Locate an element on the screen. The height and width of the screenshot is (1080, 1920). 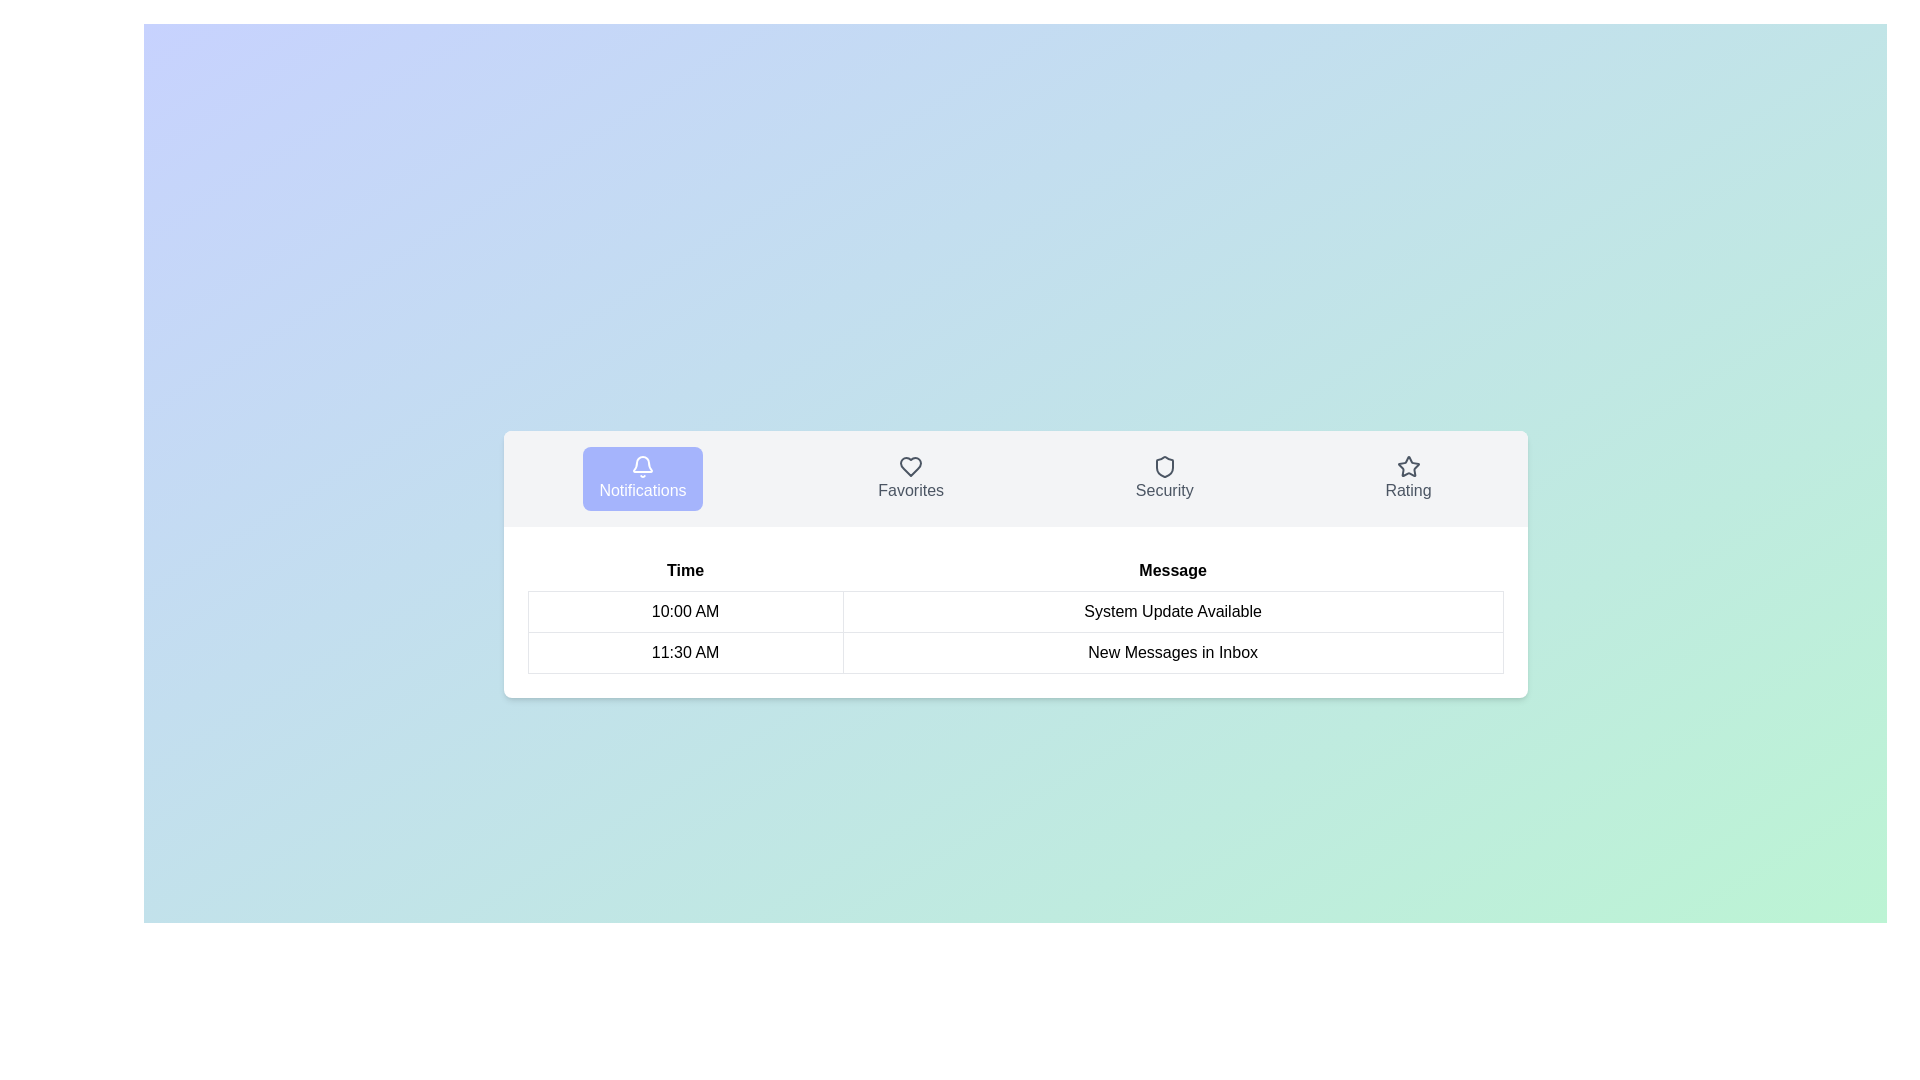
interactions associated with the bell-shaped notification icon located in the Notifications tab, which is the first icon from the left in the horizontal navigation menu is located at coordinates (643, 463).